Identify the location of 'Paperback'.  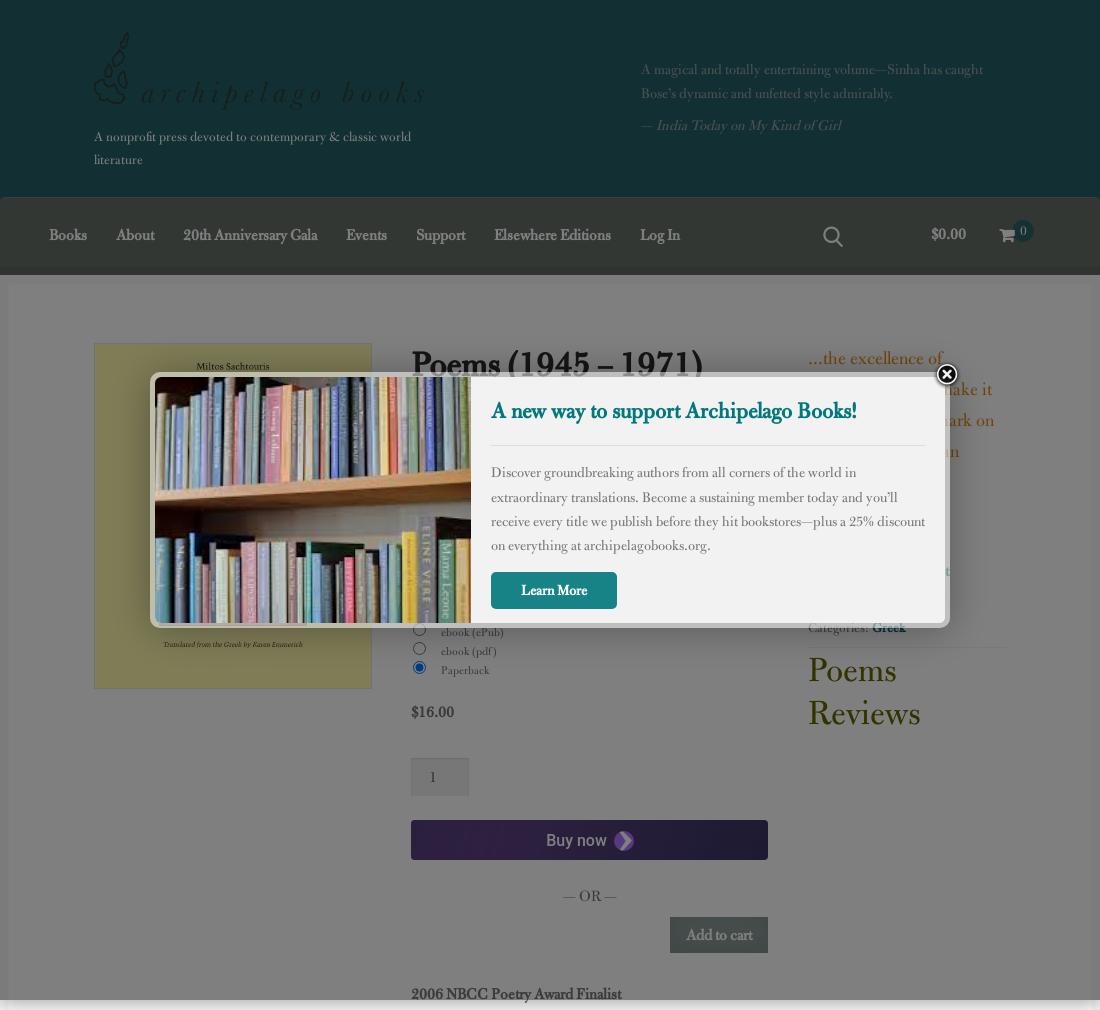
(456, 669).